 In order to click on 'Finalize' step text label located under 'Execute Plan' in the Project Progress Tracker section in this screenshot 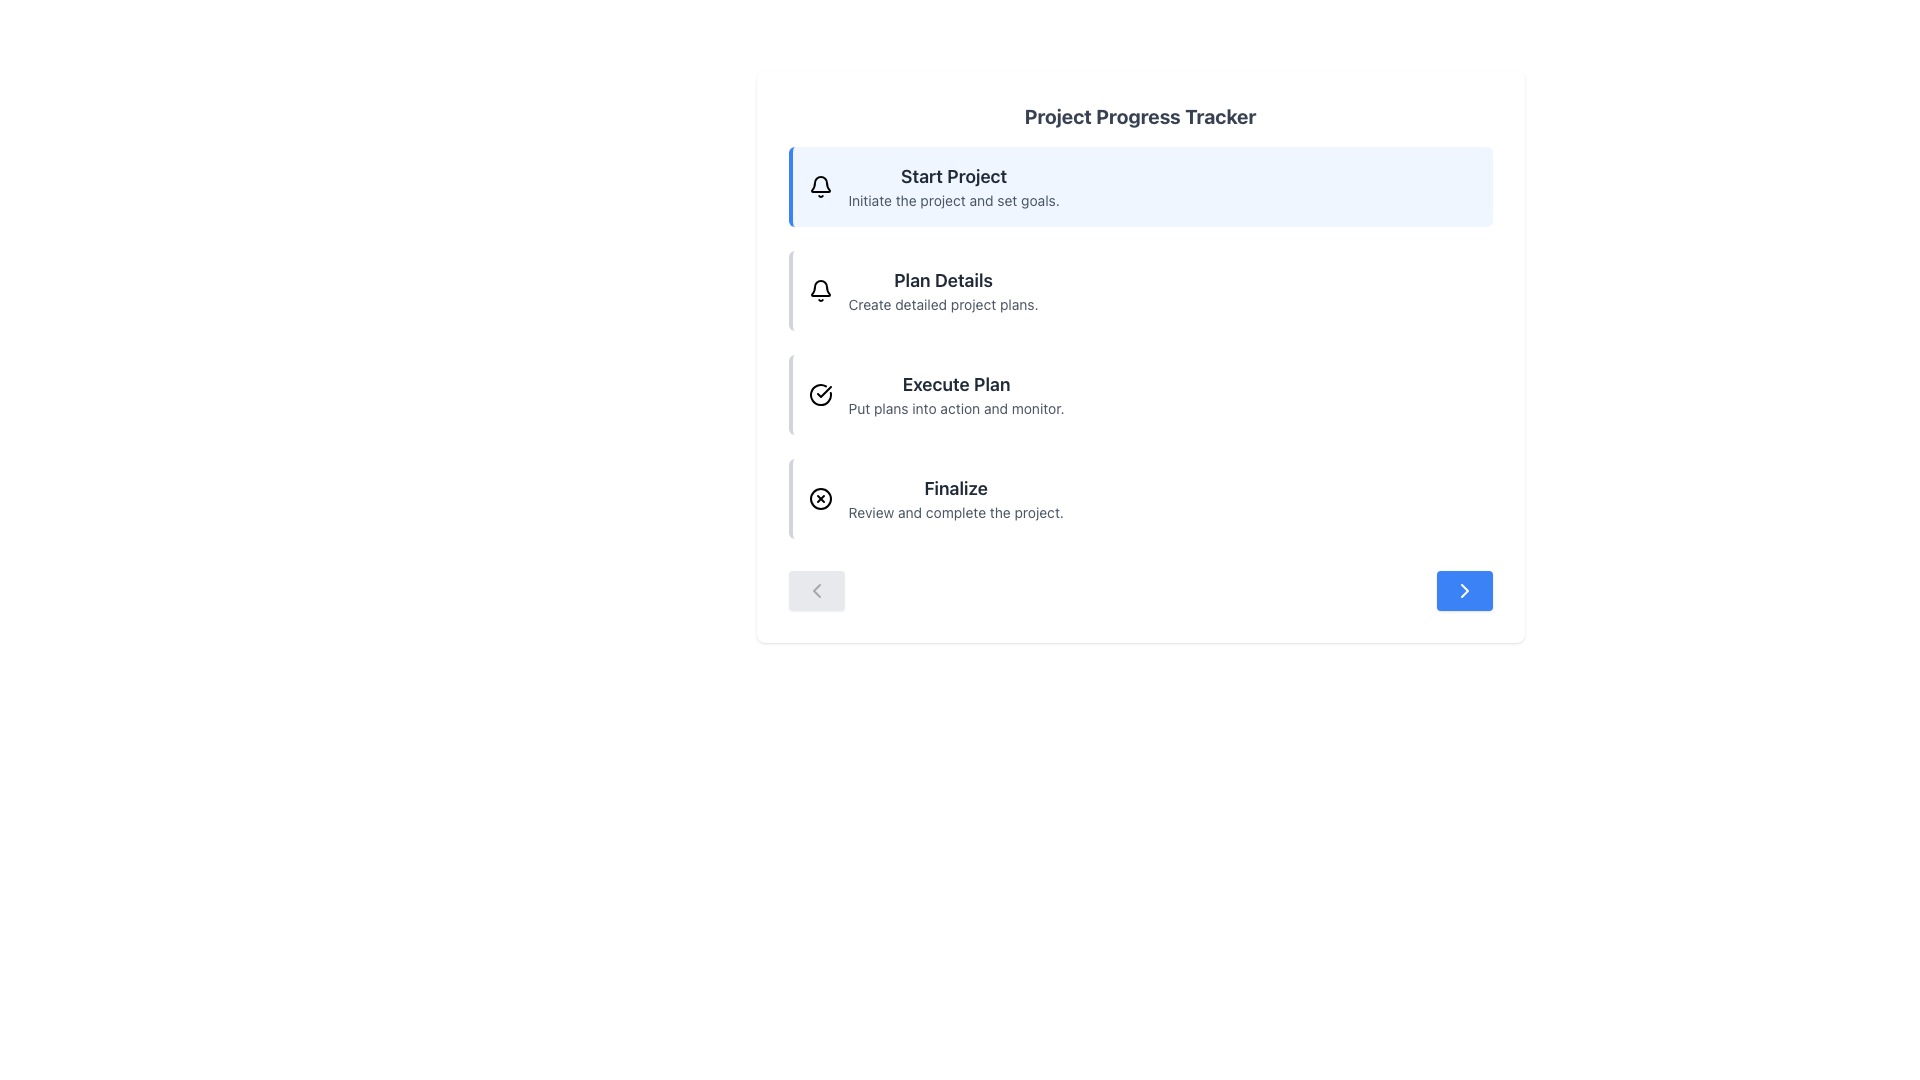, I will do `click(955, 497)`.